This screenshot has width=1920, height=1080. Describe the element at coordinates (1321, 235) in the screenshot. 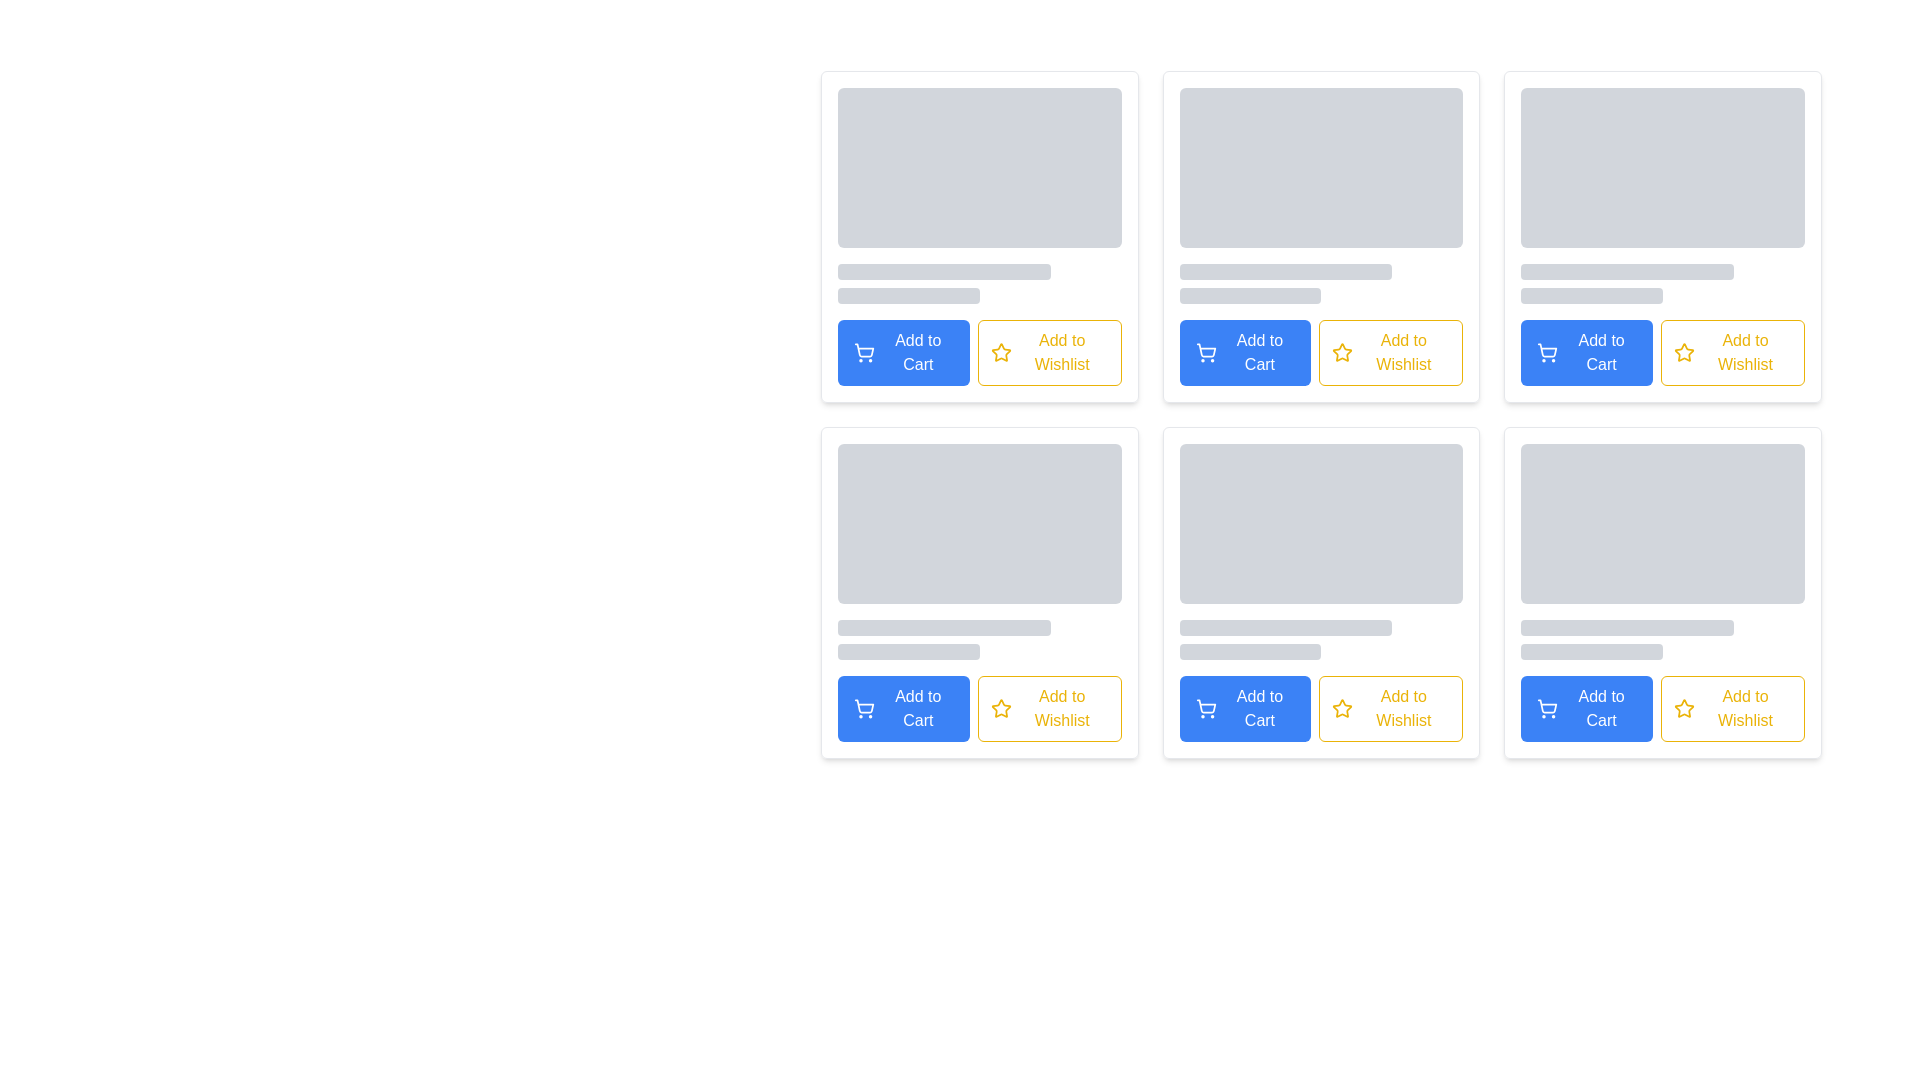

I see `the product card` at that location.